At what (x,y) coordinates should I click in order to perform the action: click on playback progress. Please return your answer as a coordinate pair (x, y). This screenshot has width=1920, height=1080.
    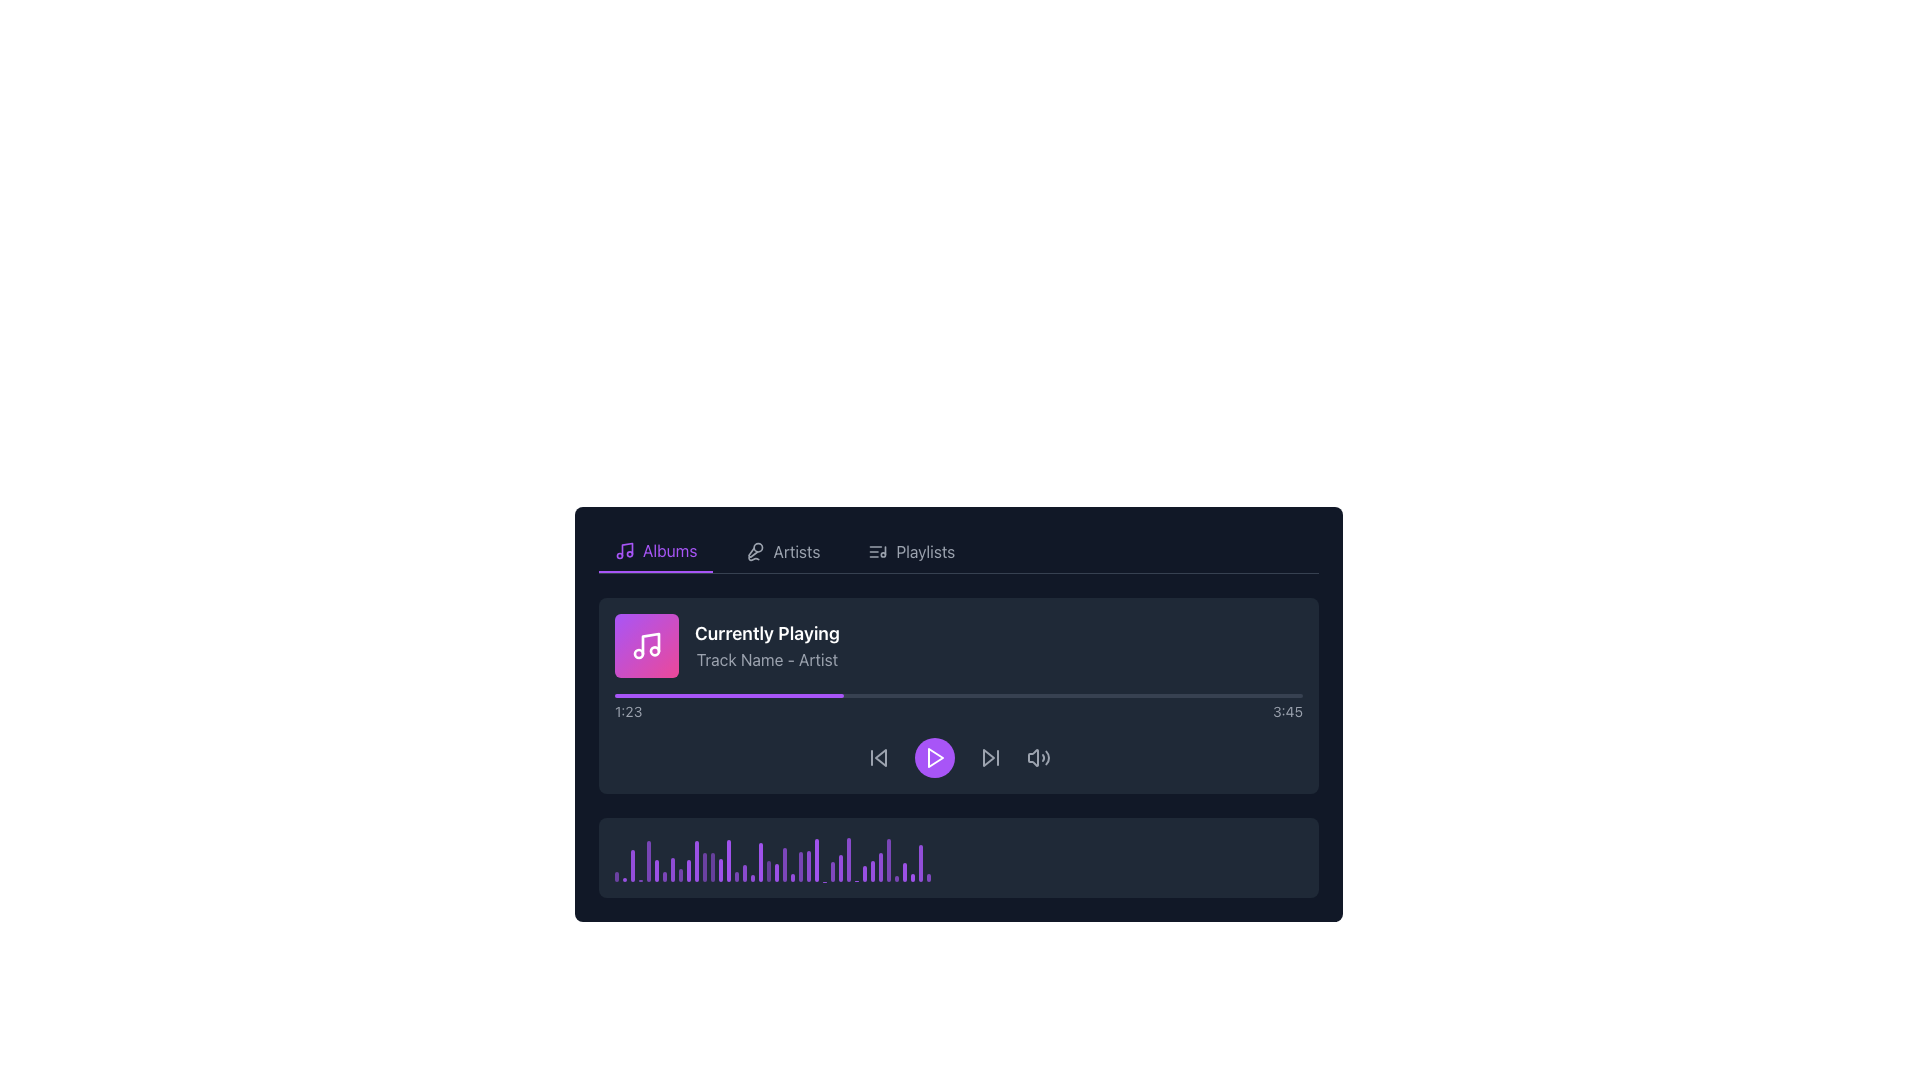
    Looking at the image, I should click on (958, 694).